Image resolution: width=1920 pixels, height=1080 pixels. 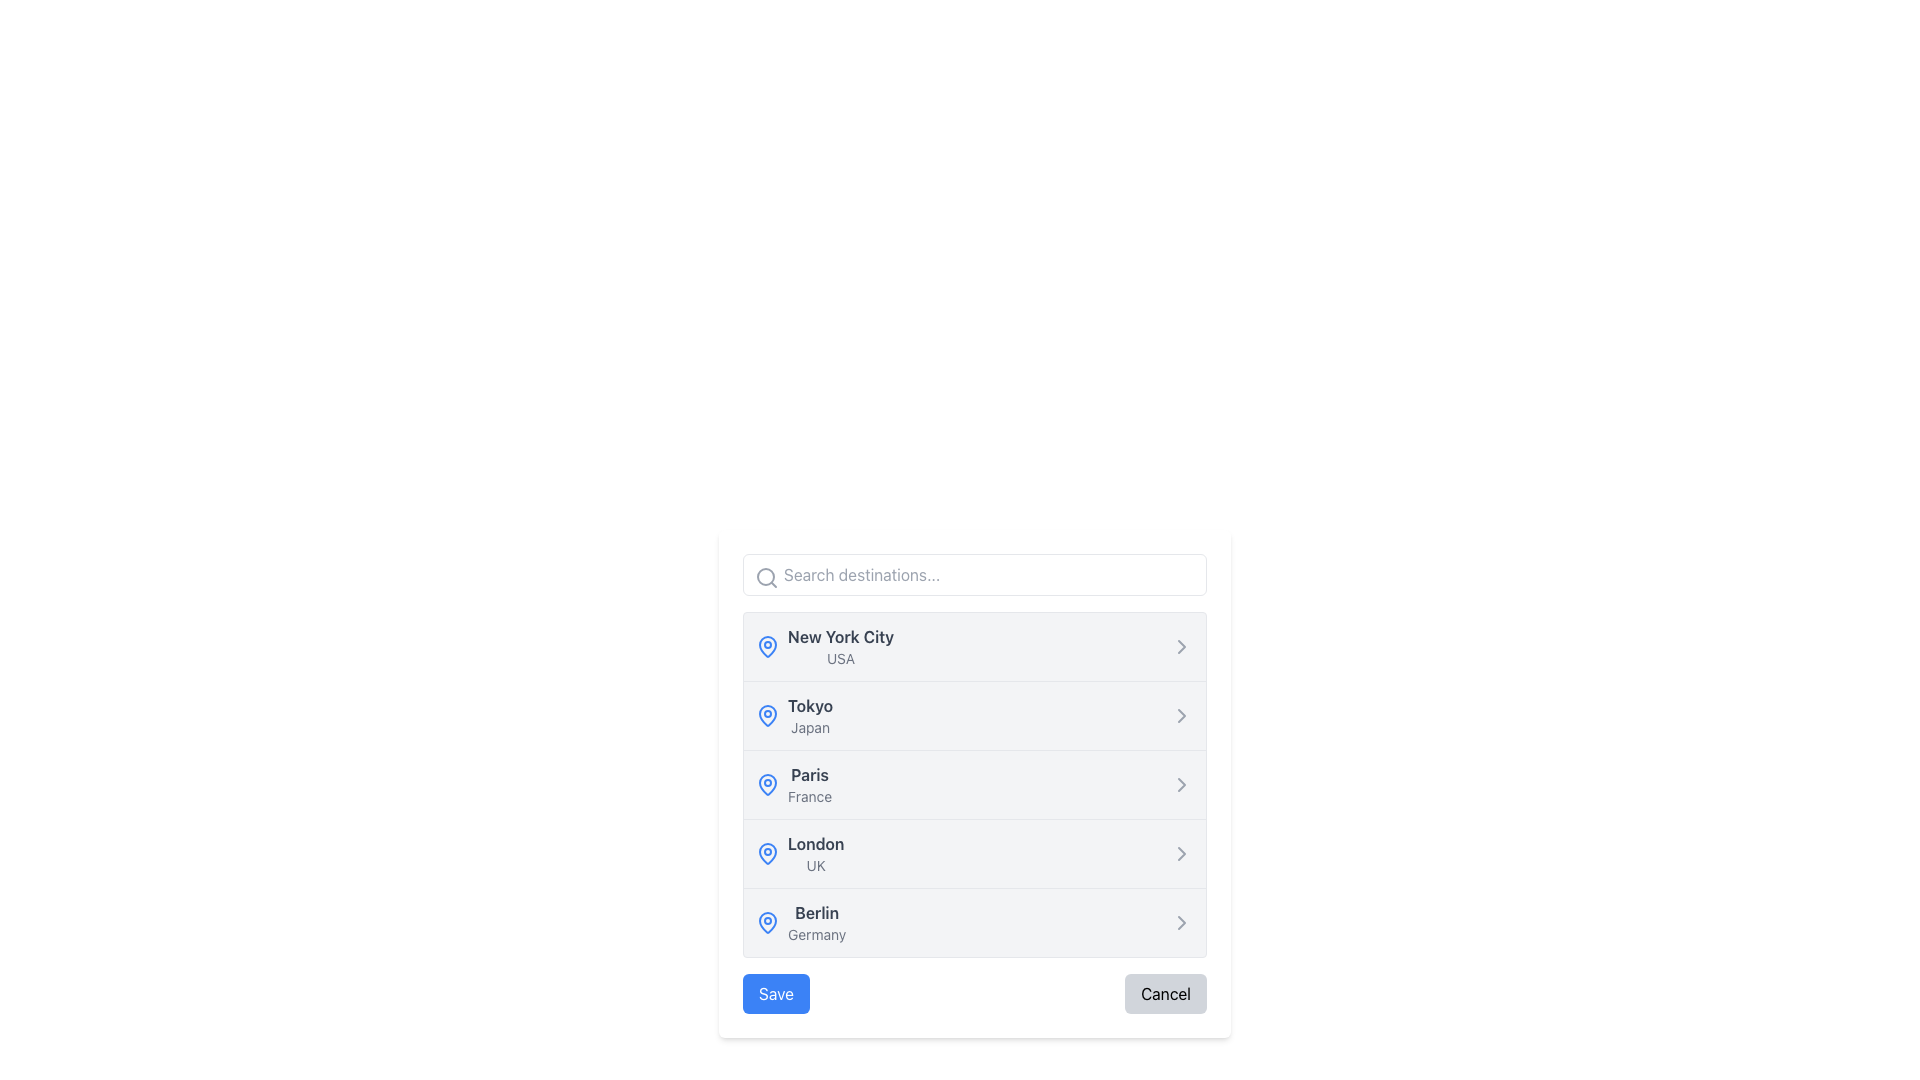 I want to click on the thin right-facing chevron icon in the 'London, UK' list entry, which is styled in gray and is positioned at the far right of the entry, so click(x=1181, y=853).